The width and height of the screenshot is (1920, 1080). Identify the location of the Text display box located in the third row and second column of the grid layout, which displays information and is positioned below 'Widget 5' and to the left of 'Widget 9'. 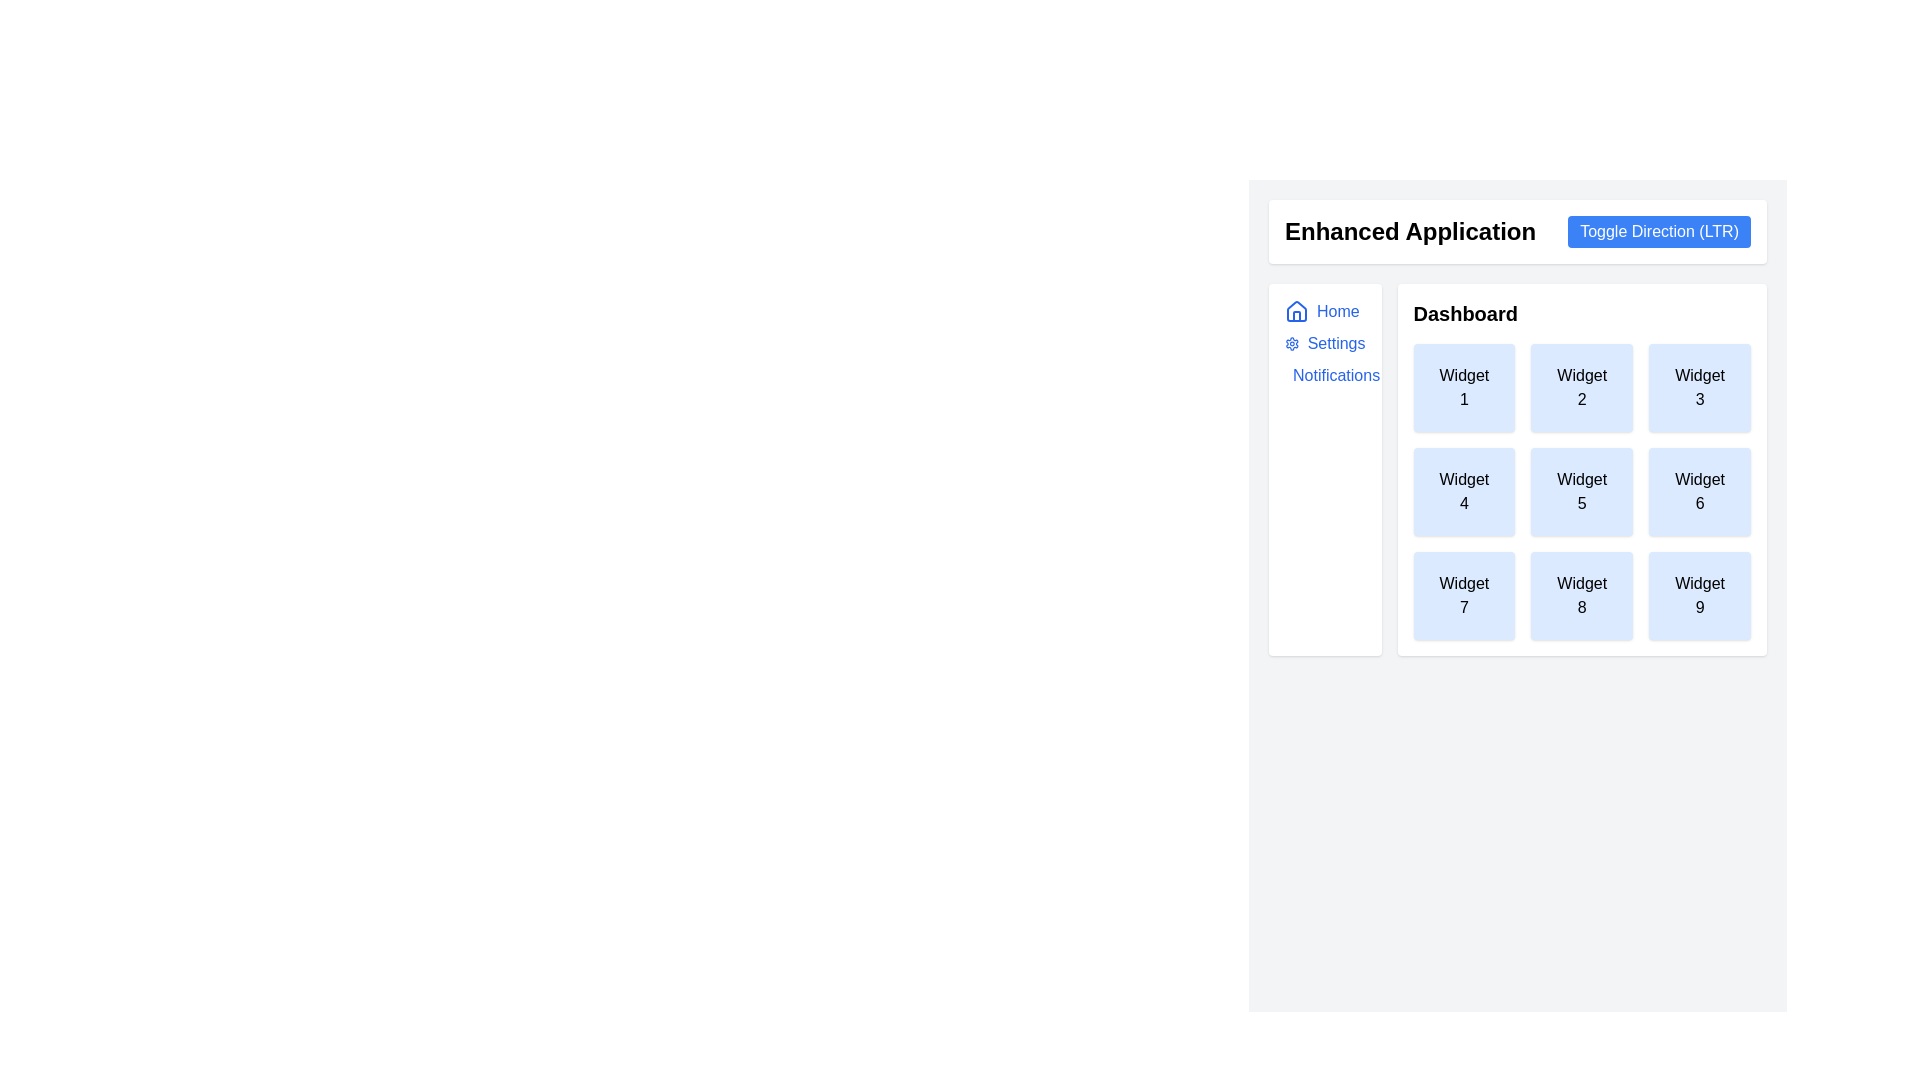
(1581, 595).